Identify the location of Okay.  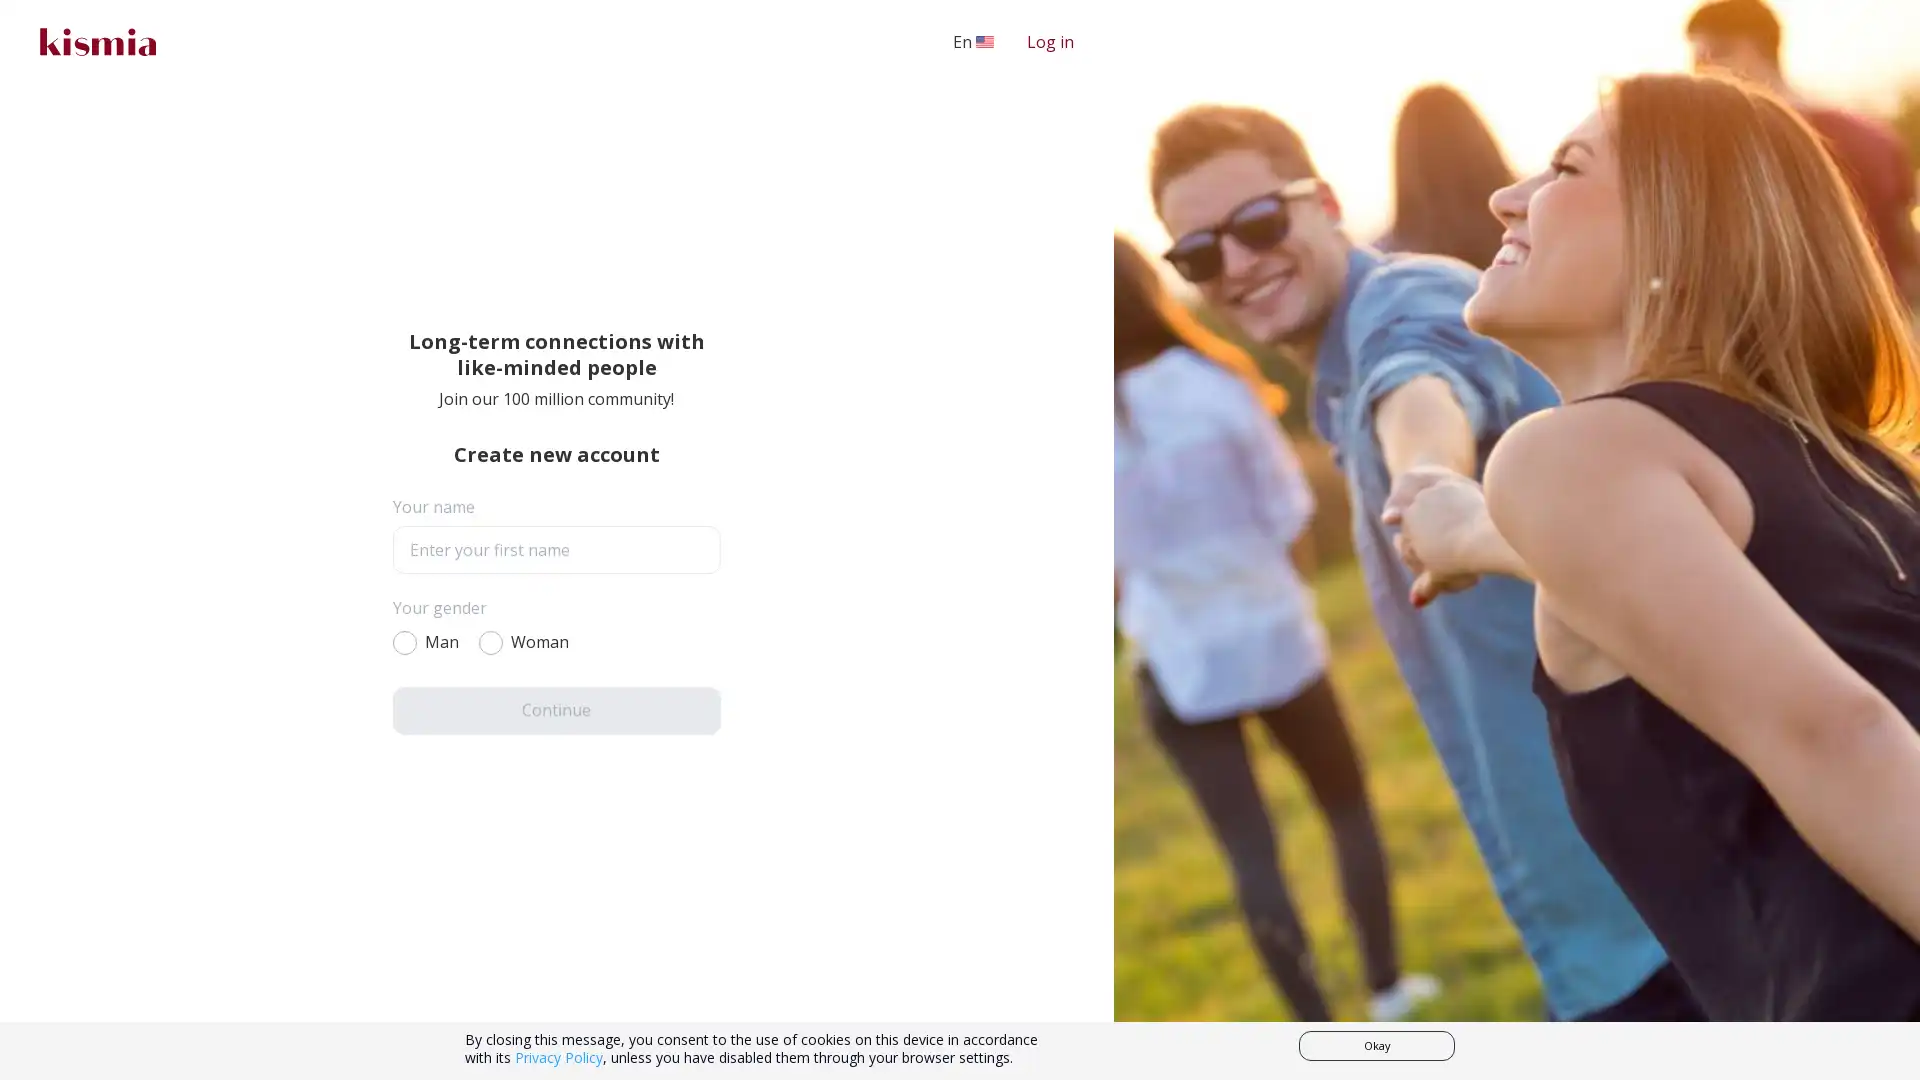
(1376, 1044).